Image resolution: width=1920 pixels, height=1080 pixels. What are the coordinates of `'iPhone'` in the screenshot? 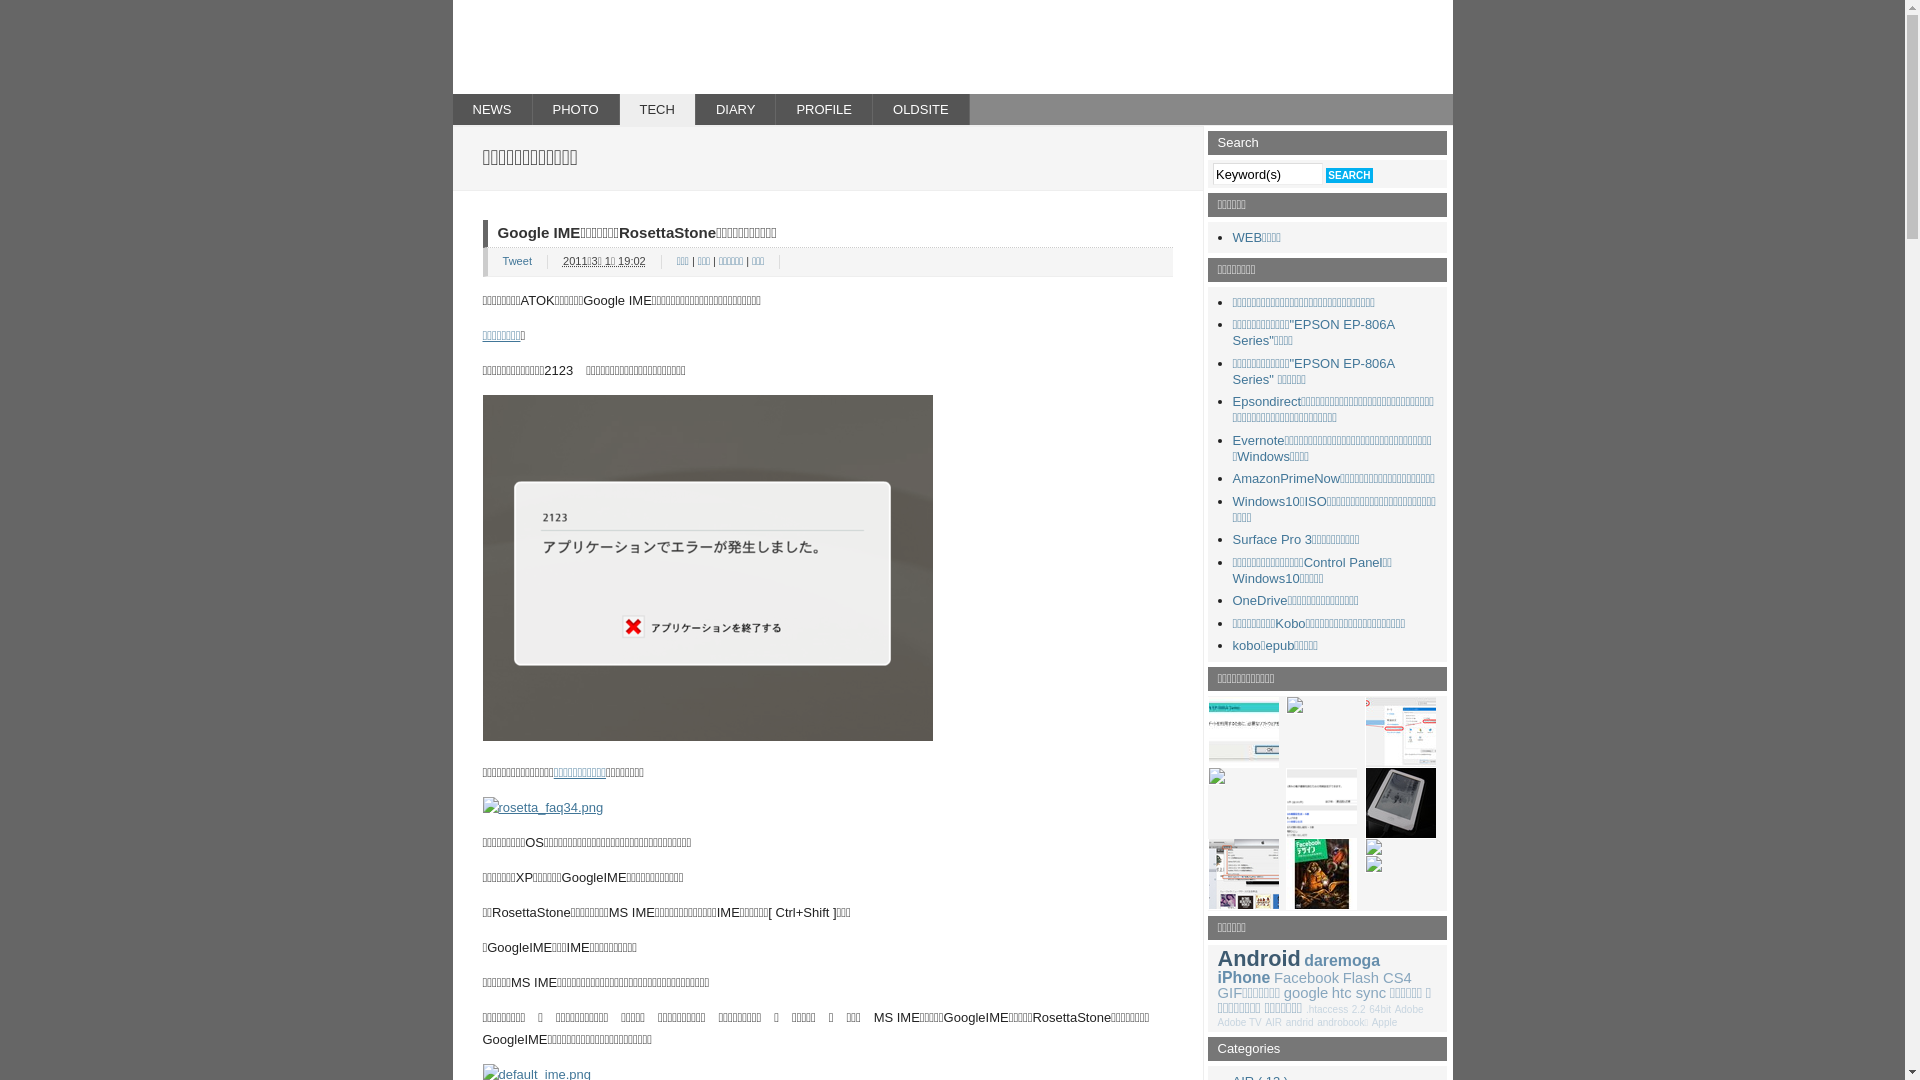 It's located at (1217, 976).